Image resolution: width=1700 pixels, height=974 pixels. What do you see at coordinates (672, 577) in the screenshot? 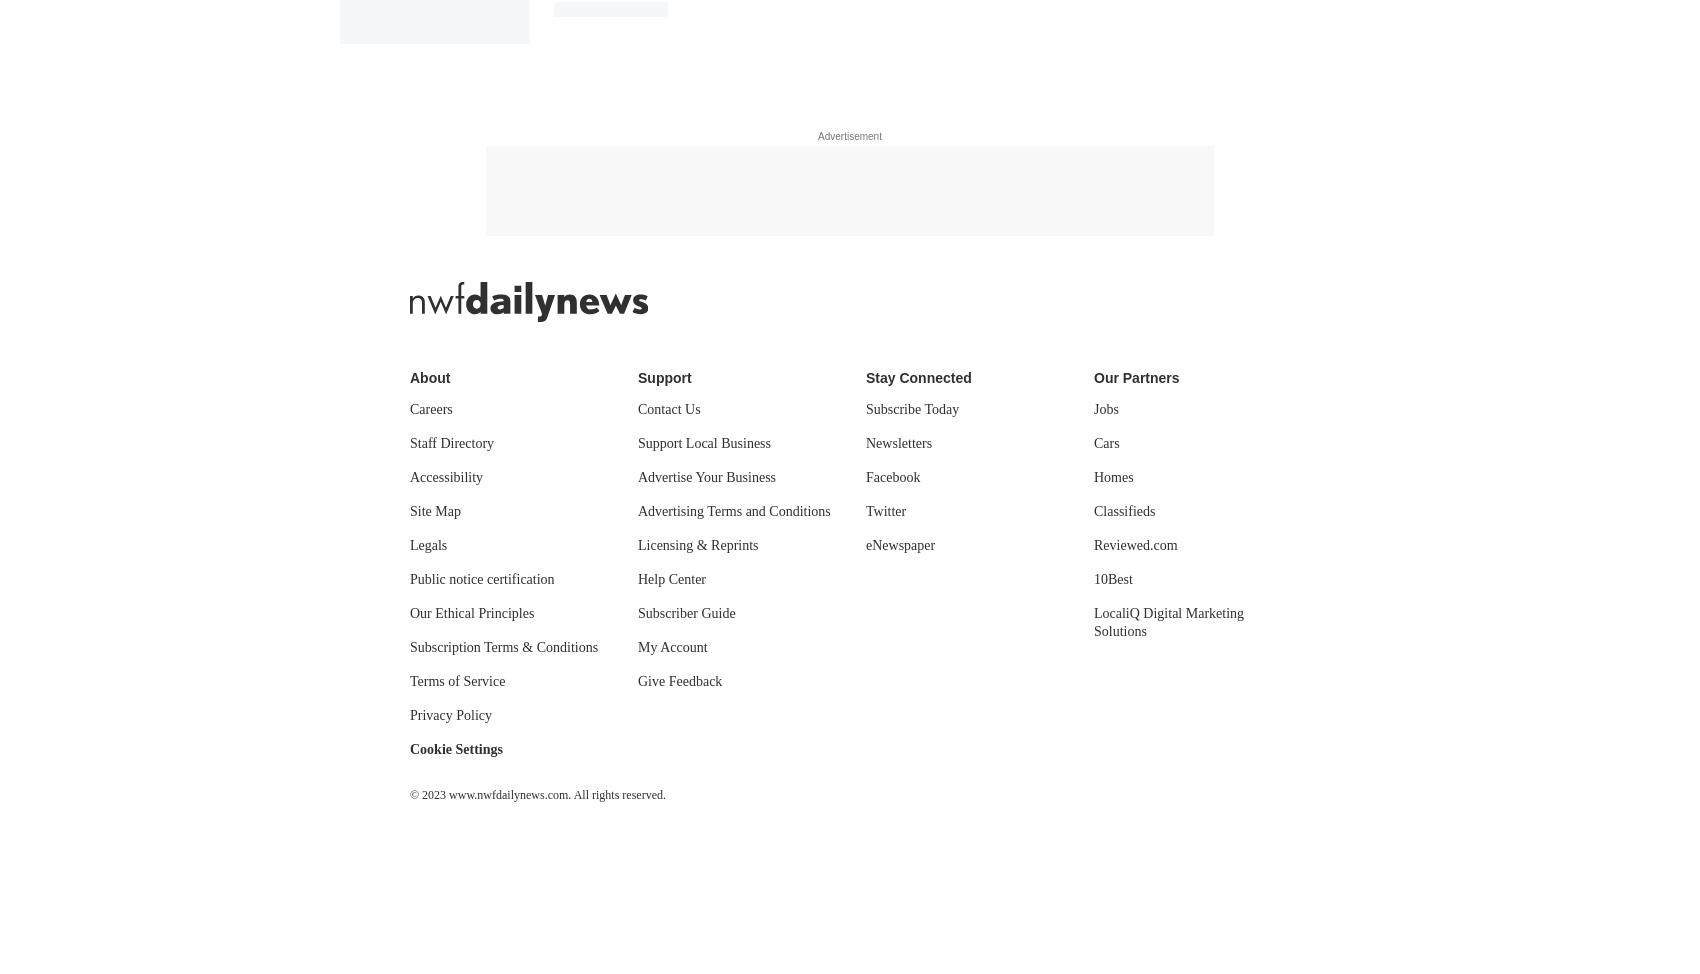
I see `'Help Center'` at bounding box center [672, 577].